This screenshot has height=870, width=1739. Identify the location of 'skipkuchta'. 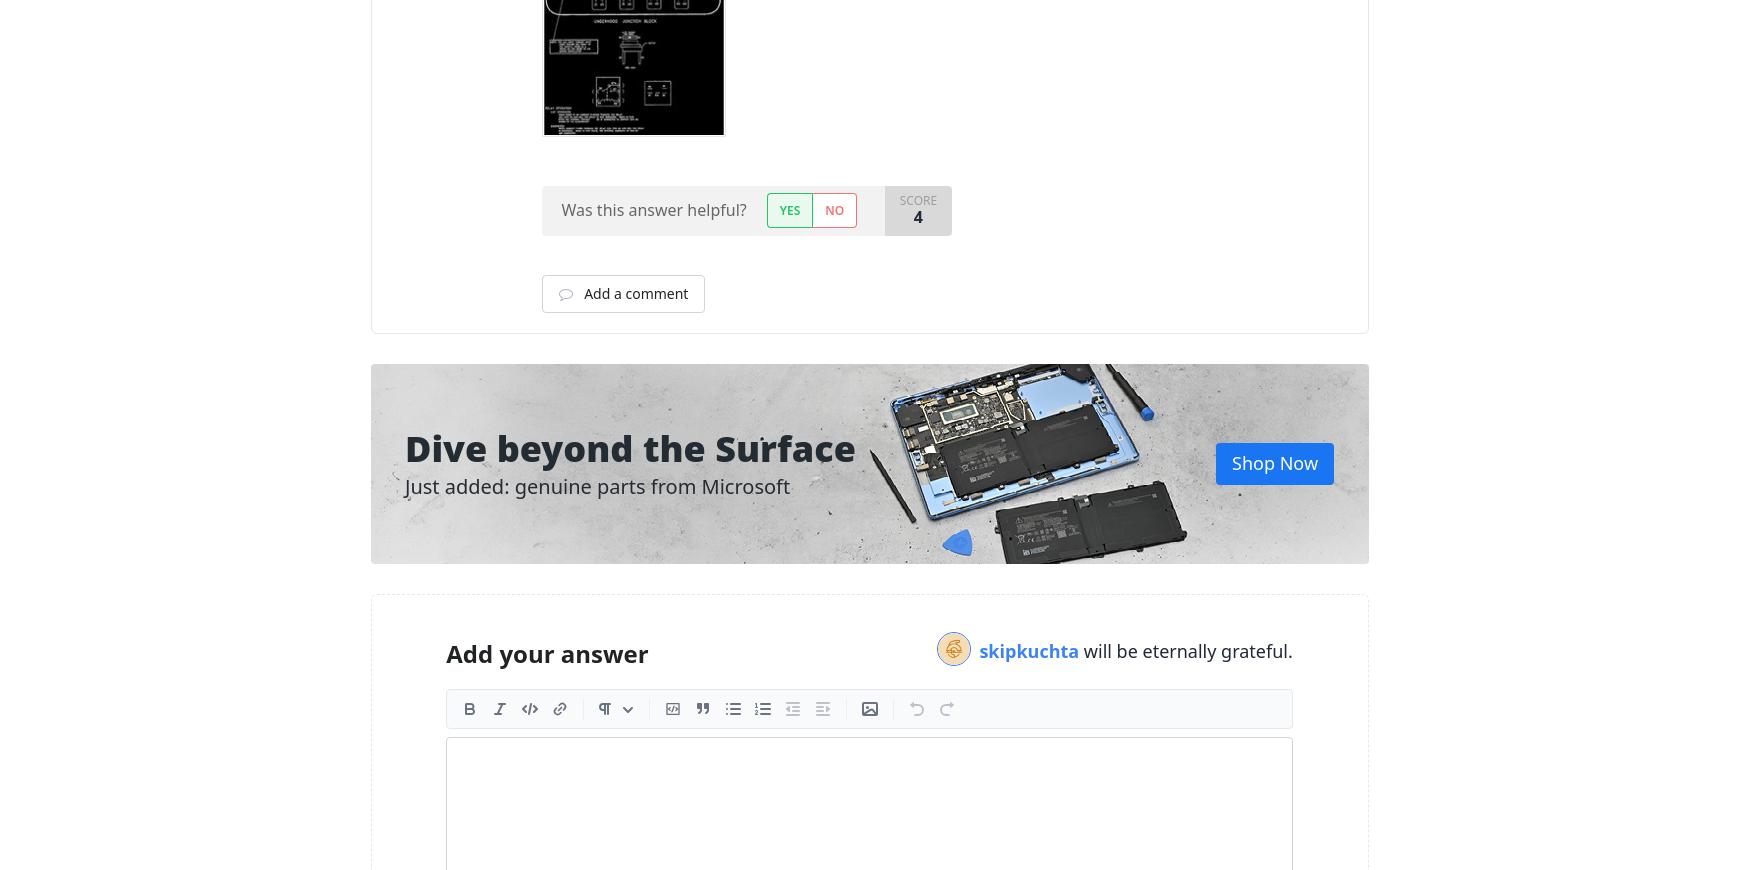
(1031, 650).